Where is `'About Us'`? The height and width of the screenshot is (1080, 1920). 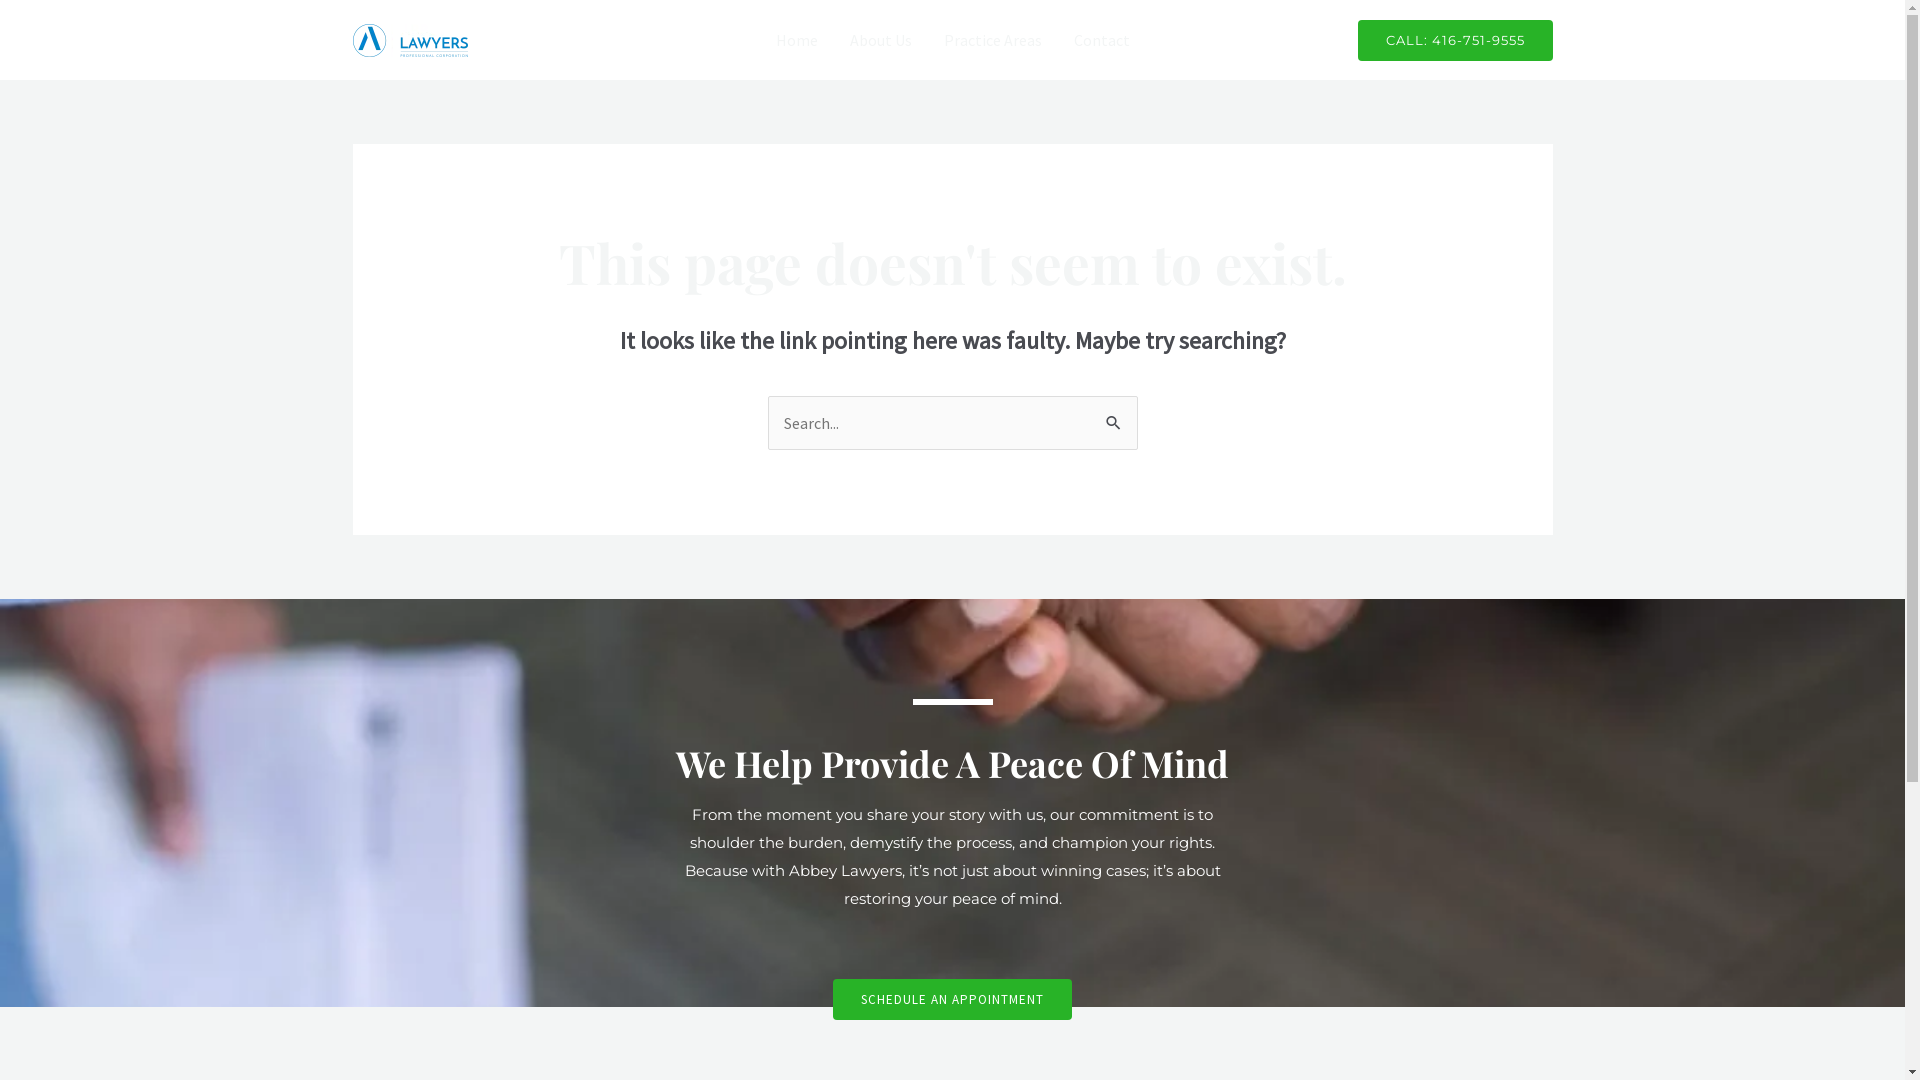 'About Us' is located at coordinates (880, 39).